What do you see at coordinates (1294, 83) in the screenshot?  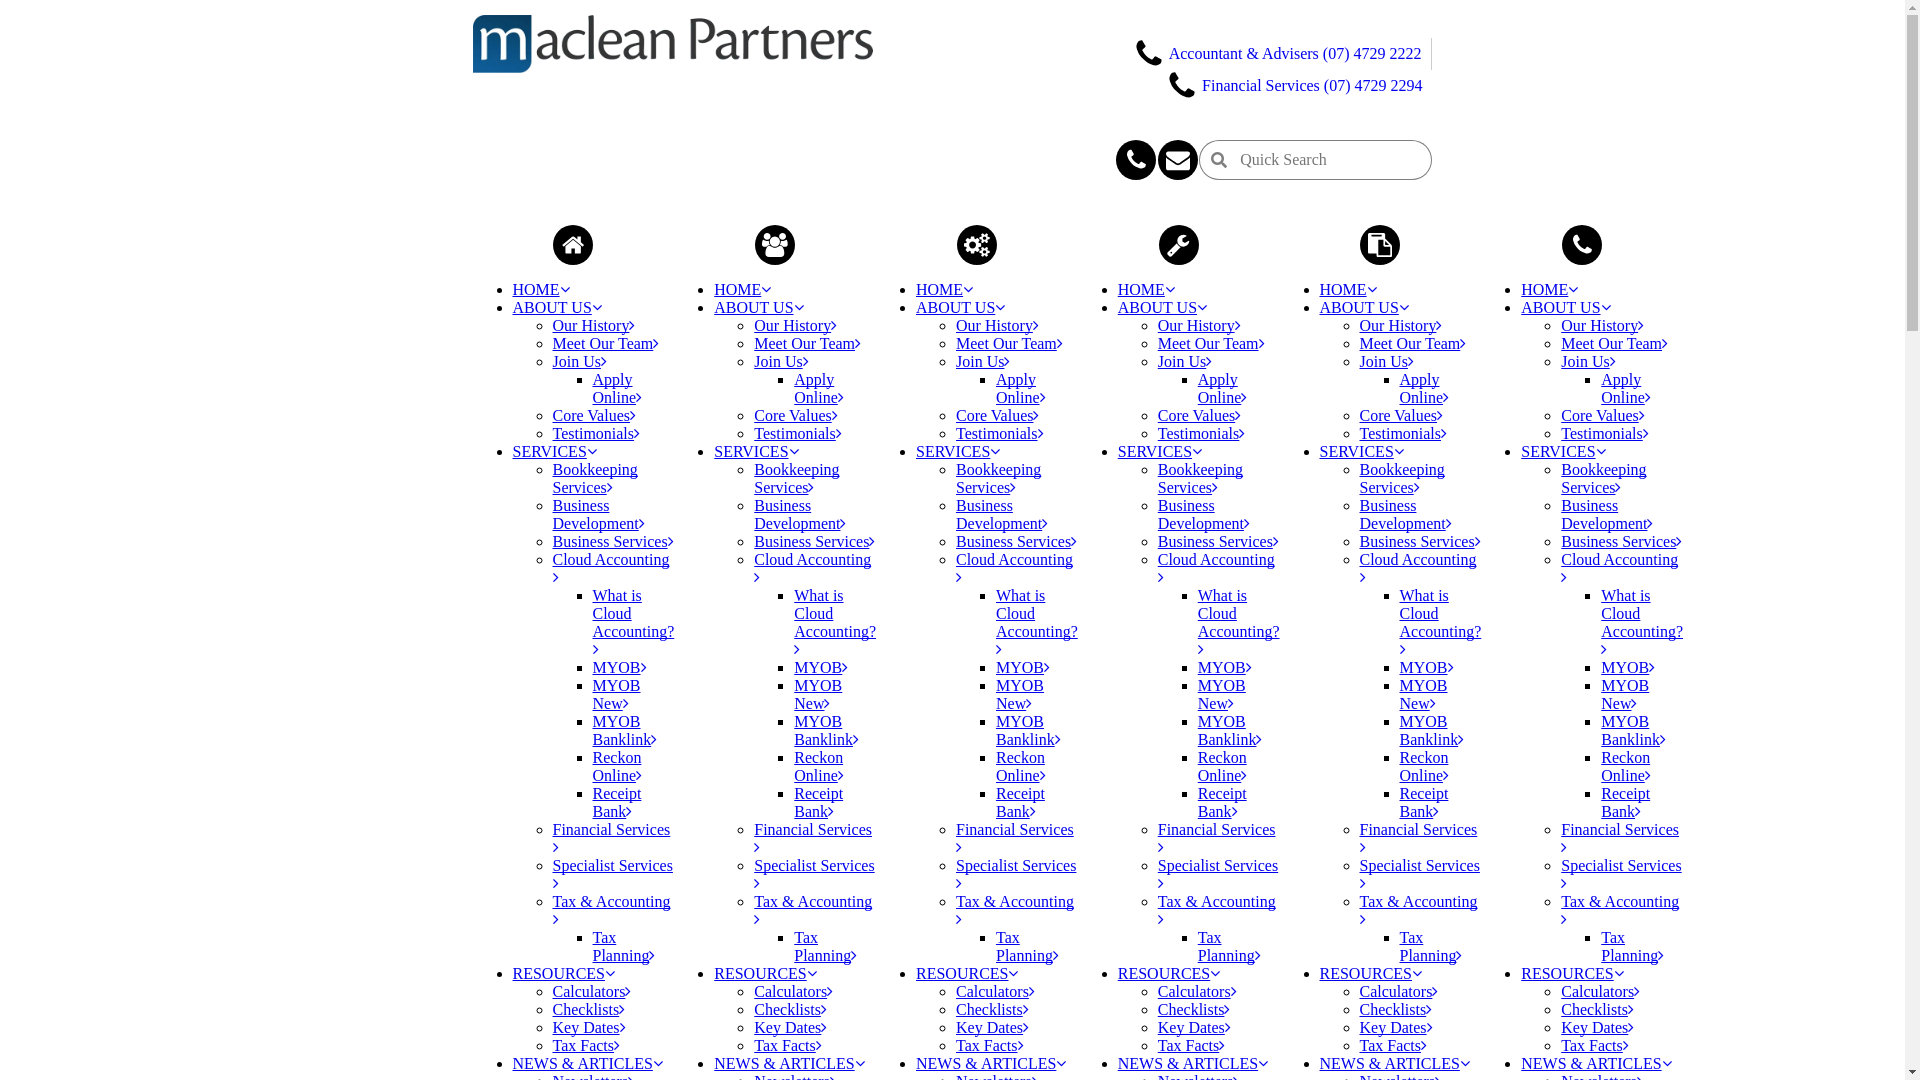 I see `'Financial Services (07) 4729 2294'` at bounding box center [1294, 83].